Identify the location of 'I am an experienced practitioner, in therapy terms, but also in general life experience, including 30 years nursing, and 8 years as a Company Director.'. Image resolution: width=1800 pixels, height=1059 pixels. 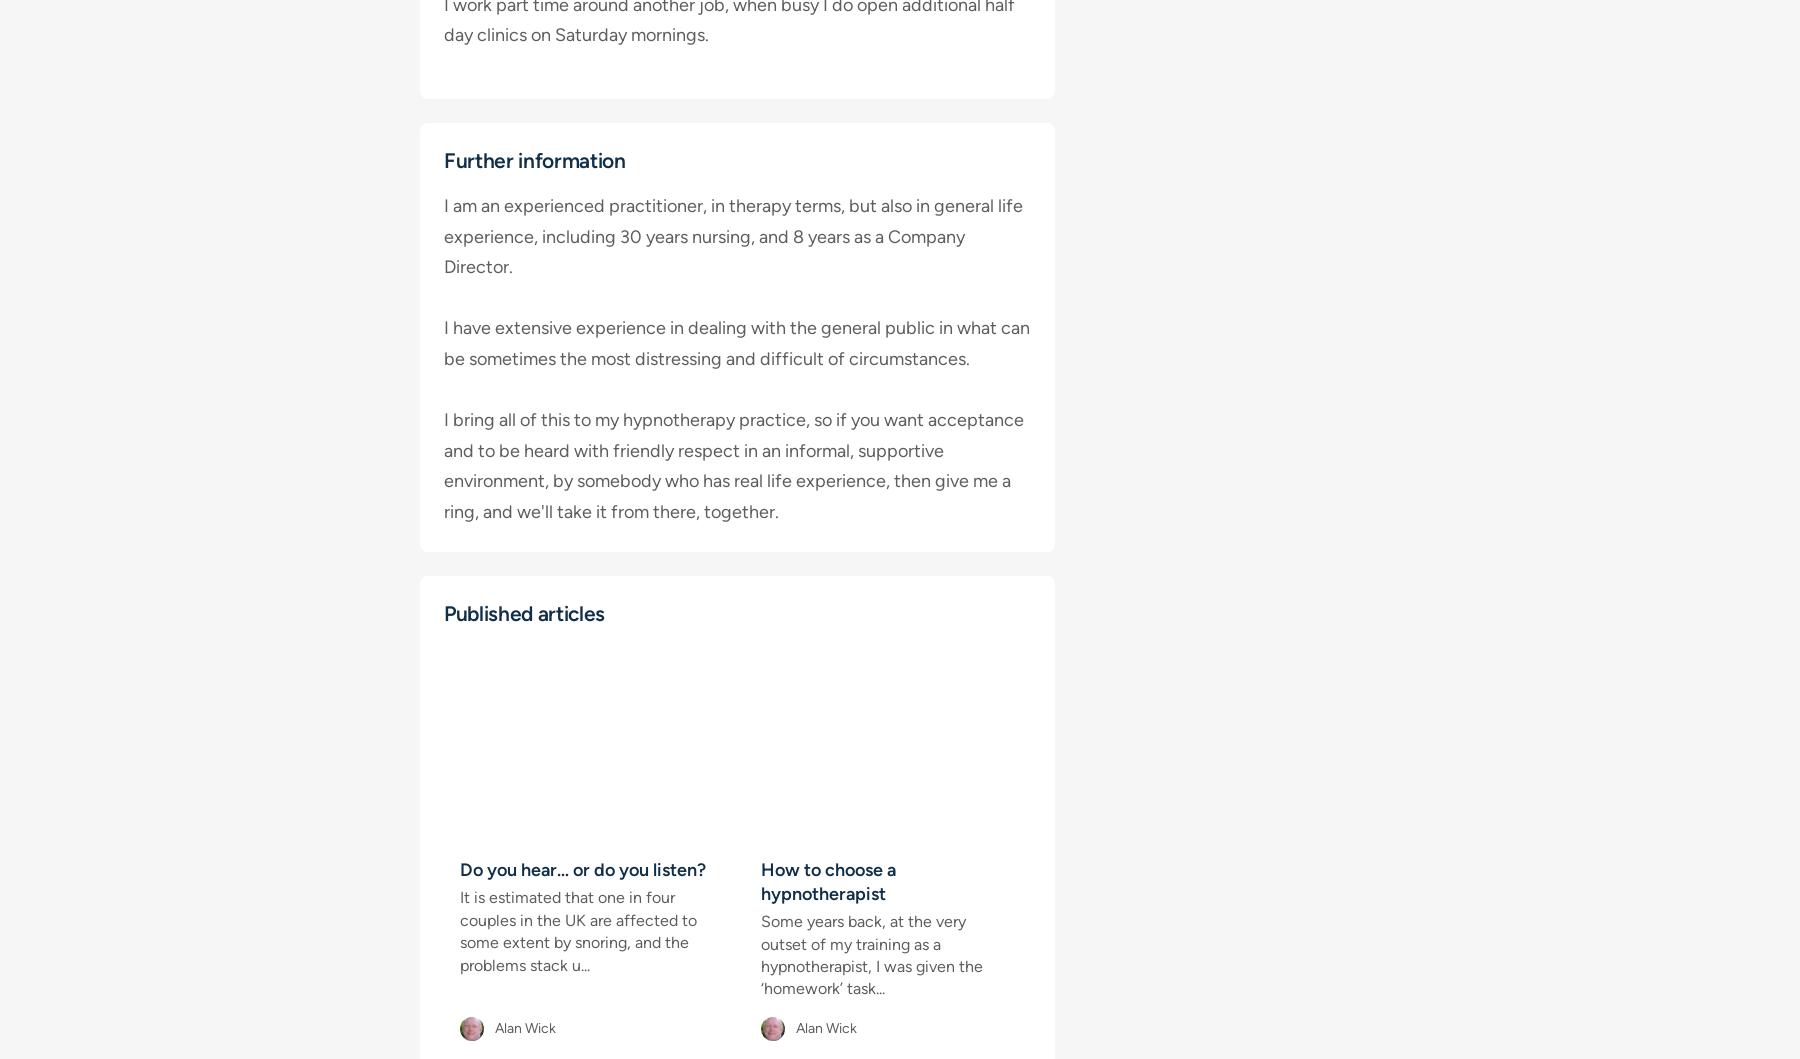
(732, 236).